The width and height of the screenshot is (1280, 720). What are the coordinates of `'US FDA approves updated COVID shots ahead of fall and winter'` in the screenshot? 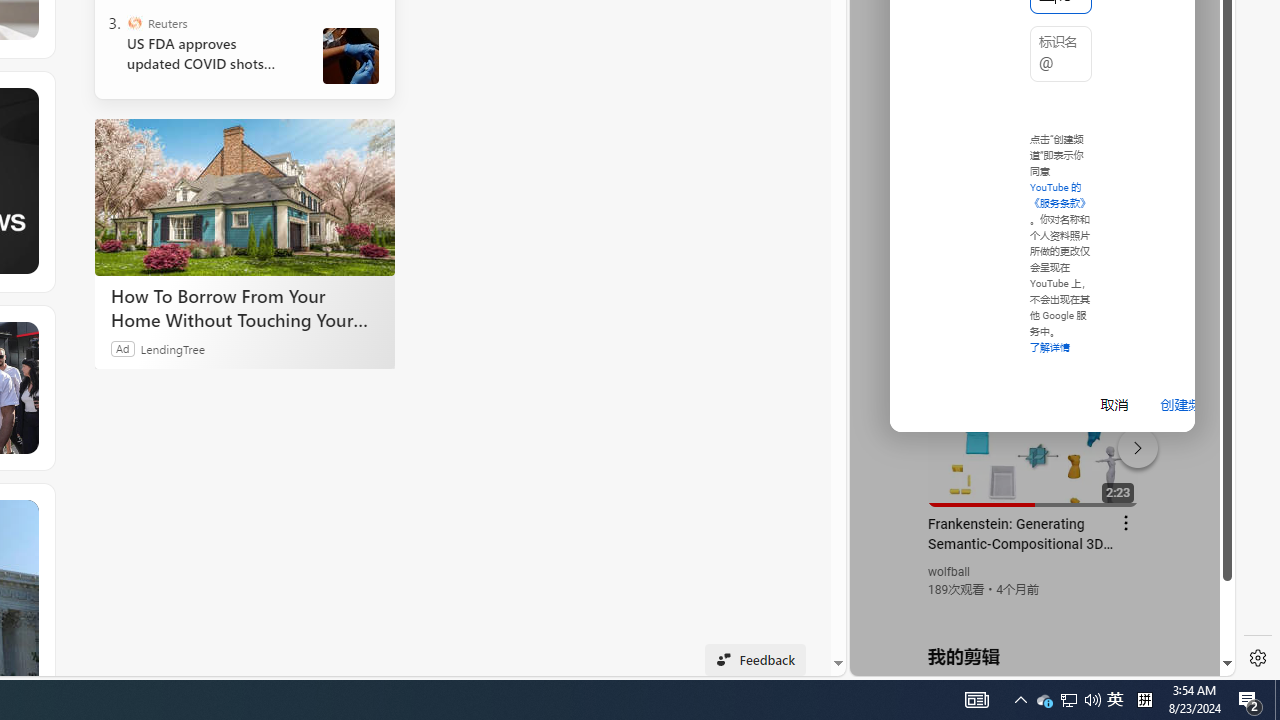 It's located at (209, 53).